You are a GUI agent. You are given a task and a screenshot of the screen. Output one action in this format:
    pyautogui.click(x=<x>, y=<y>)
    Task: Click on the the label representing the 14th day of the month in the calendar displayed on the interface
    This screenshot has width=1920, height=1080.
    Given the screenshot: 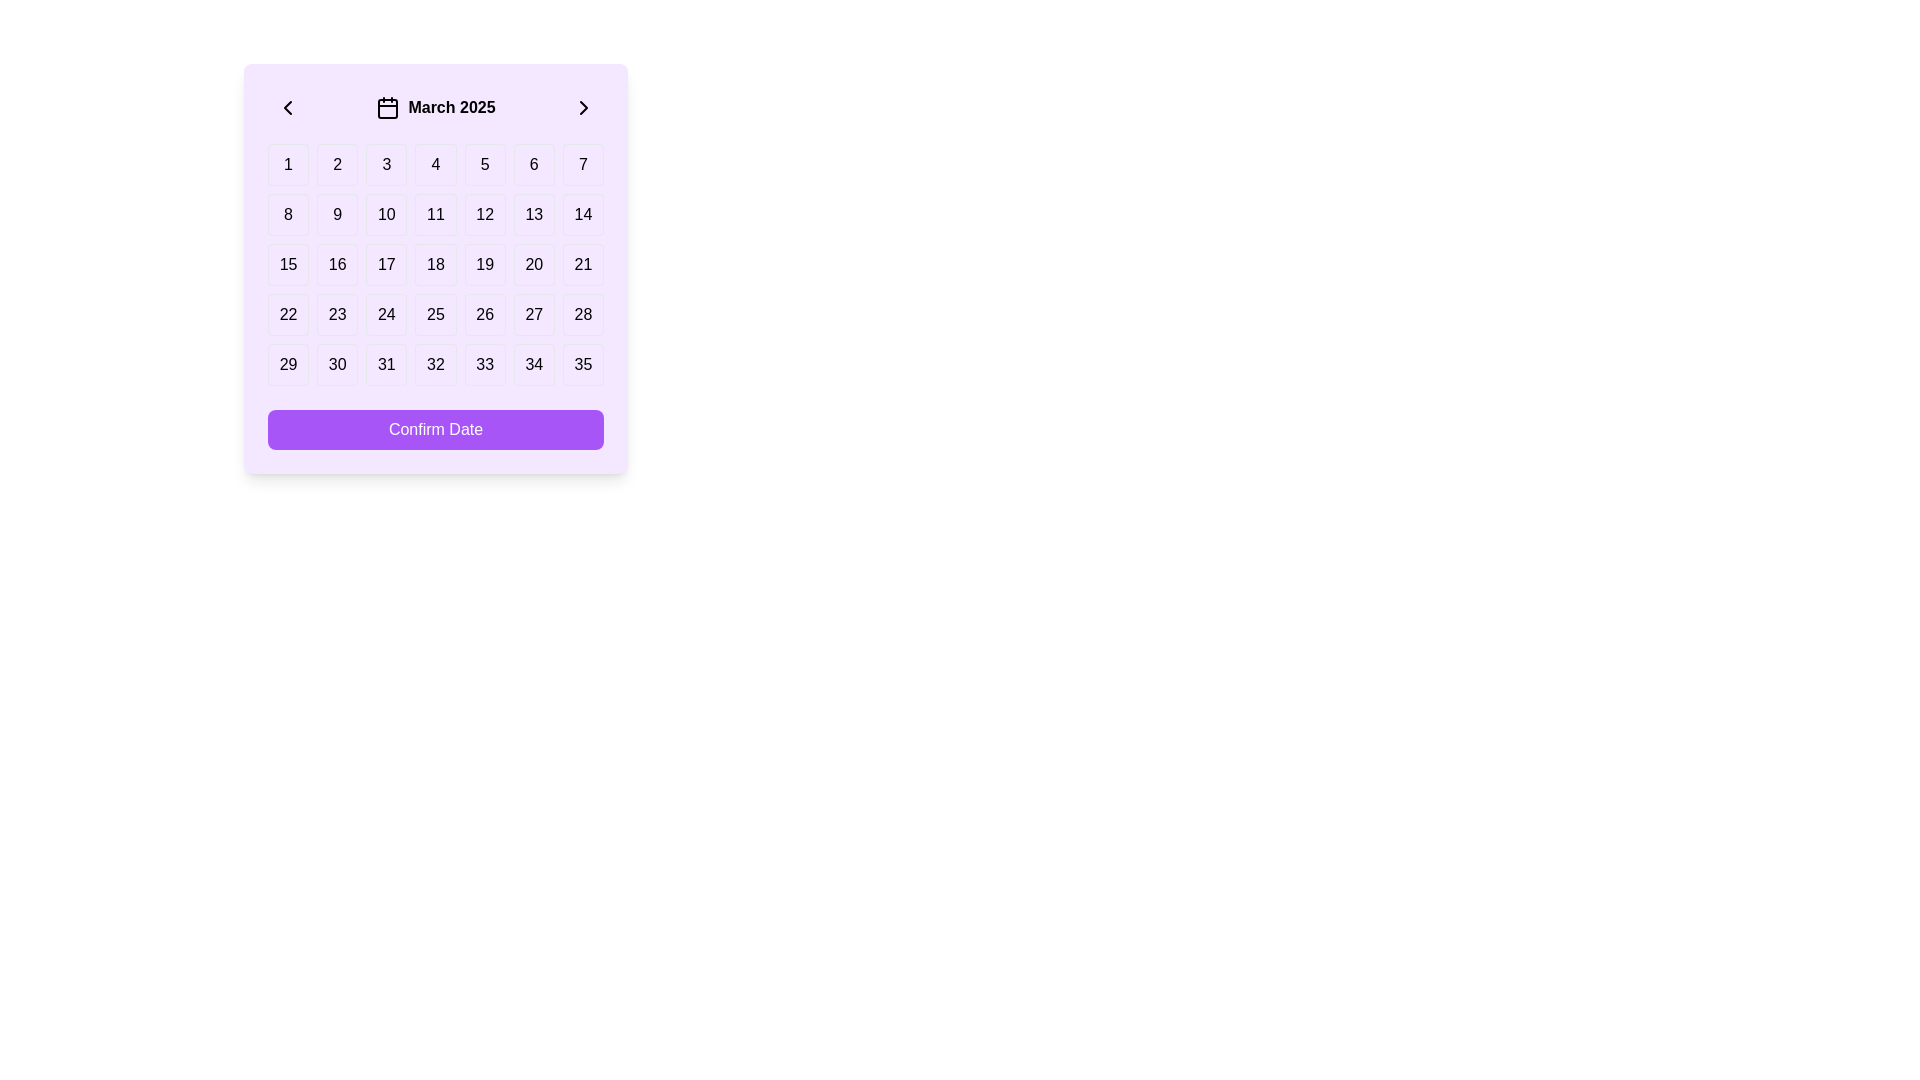 What is the action you would take?
    pyautogui.click(x=582, y=215)
    